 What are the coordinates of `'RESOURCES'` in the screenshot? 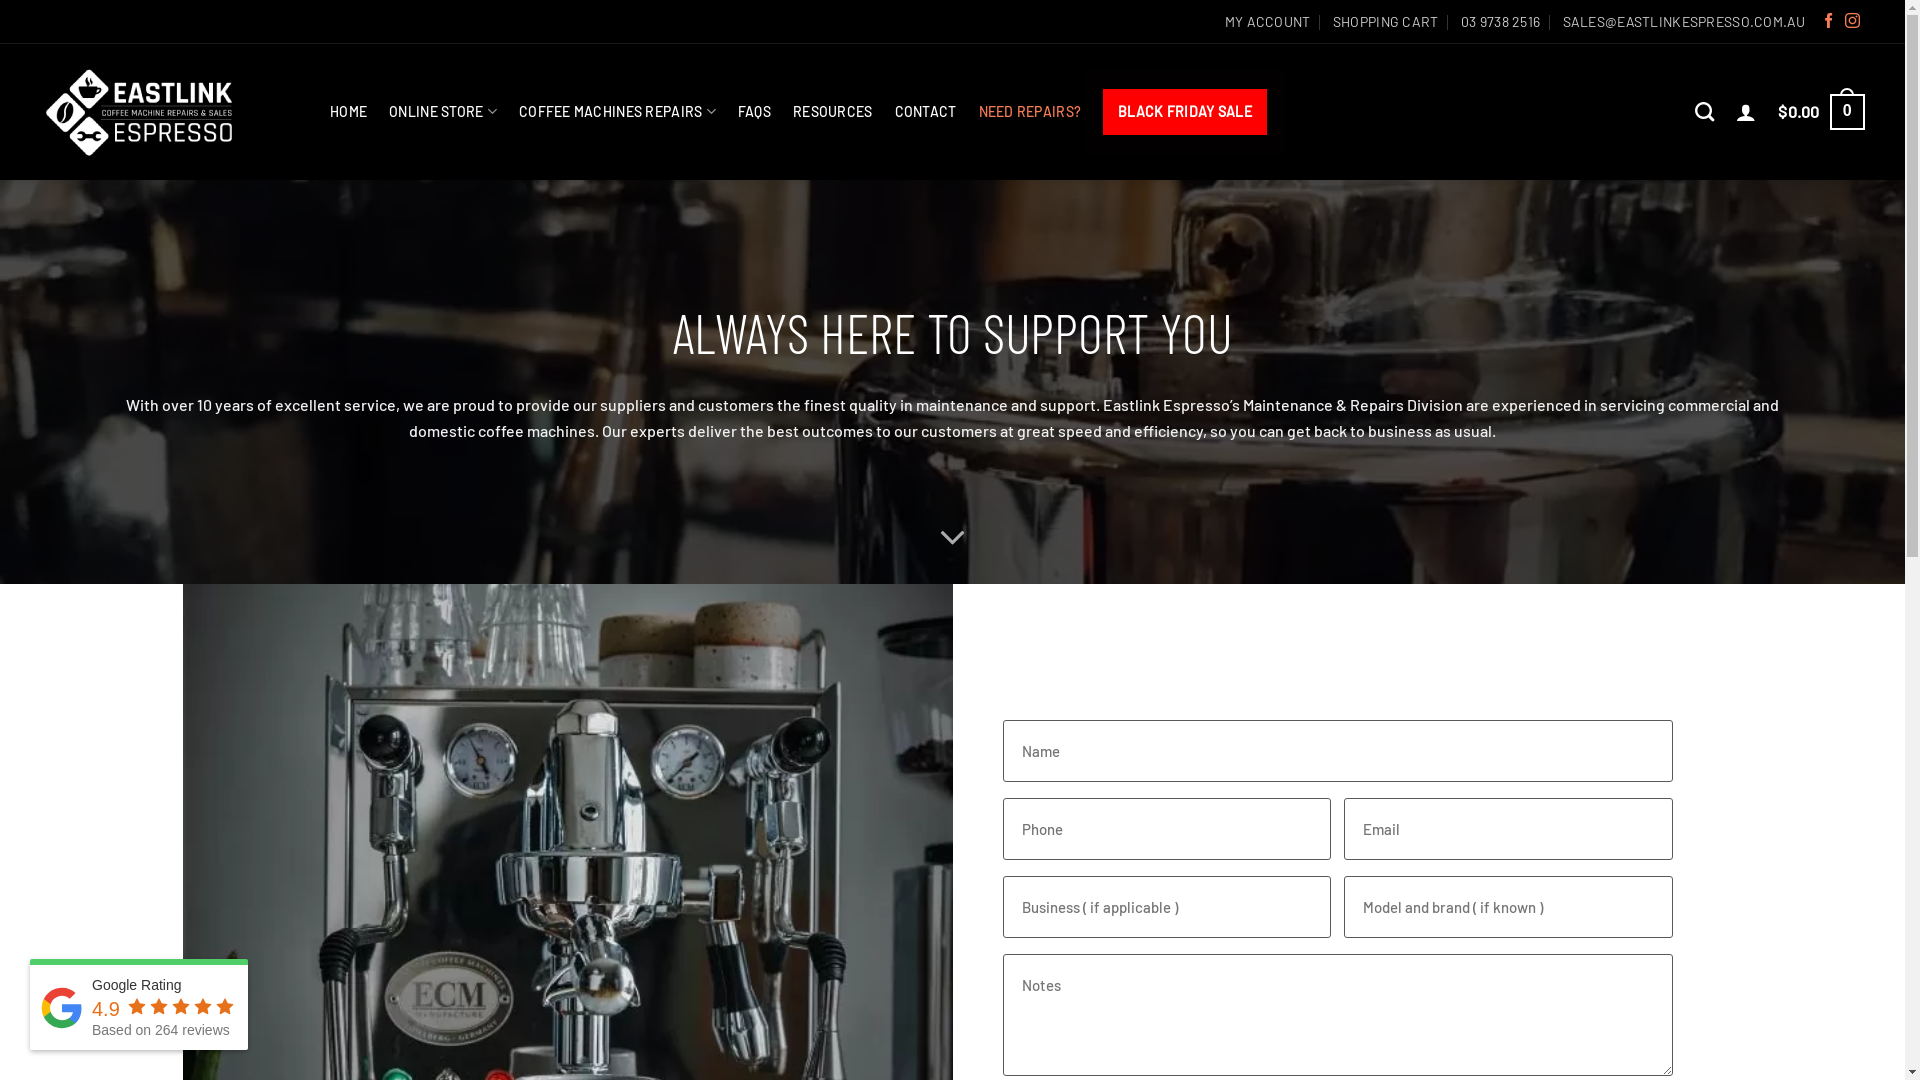 It's located at (833, 111).